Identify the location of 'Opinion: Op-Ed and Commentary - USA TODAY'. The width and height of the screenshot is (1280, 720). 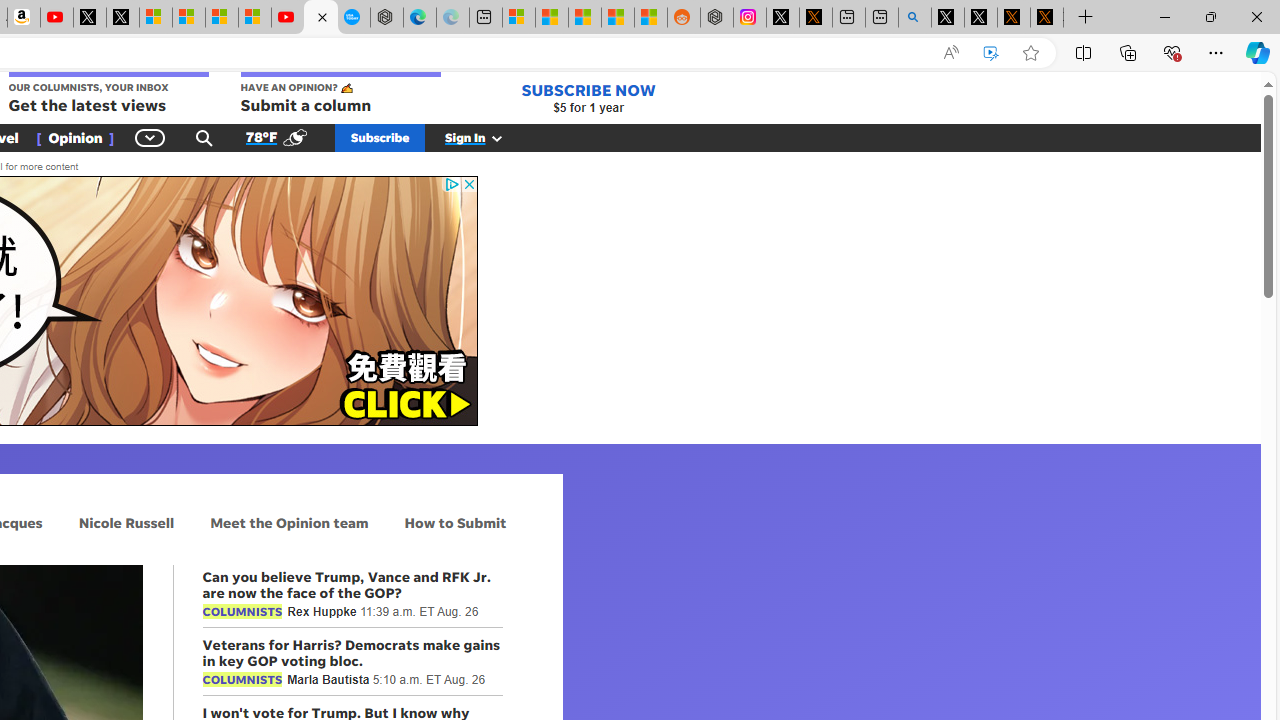
(320, 17).